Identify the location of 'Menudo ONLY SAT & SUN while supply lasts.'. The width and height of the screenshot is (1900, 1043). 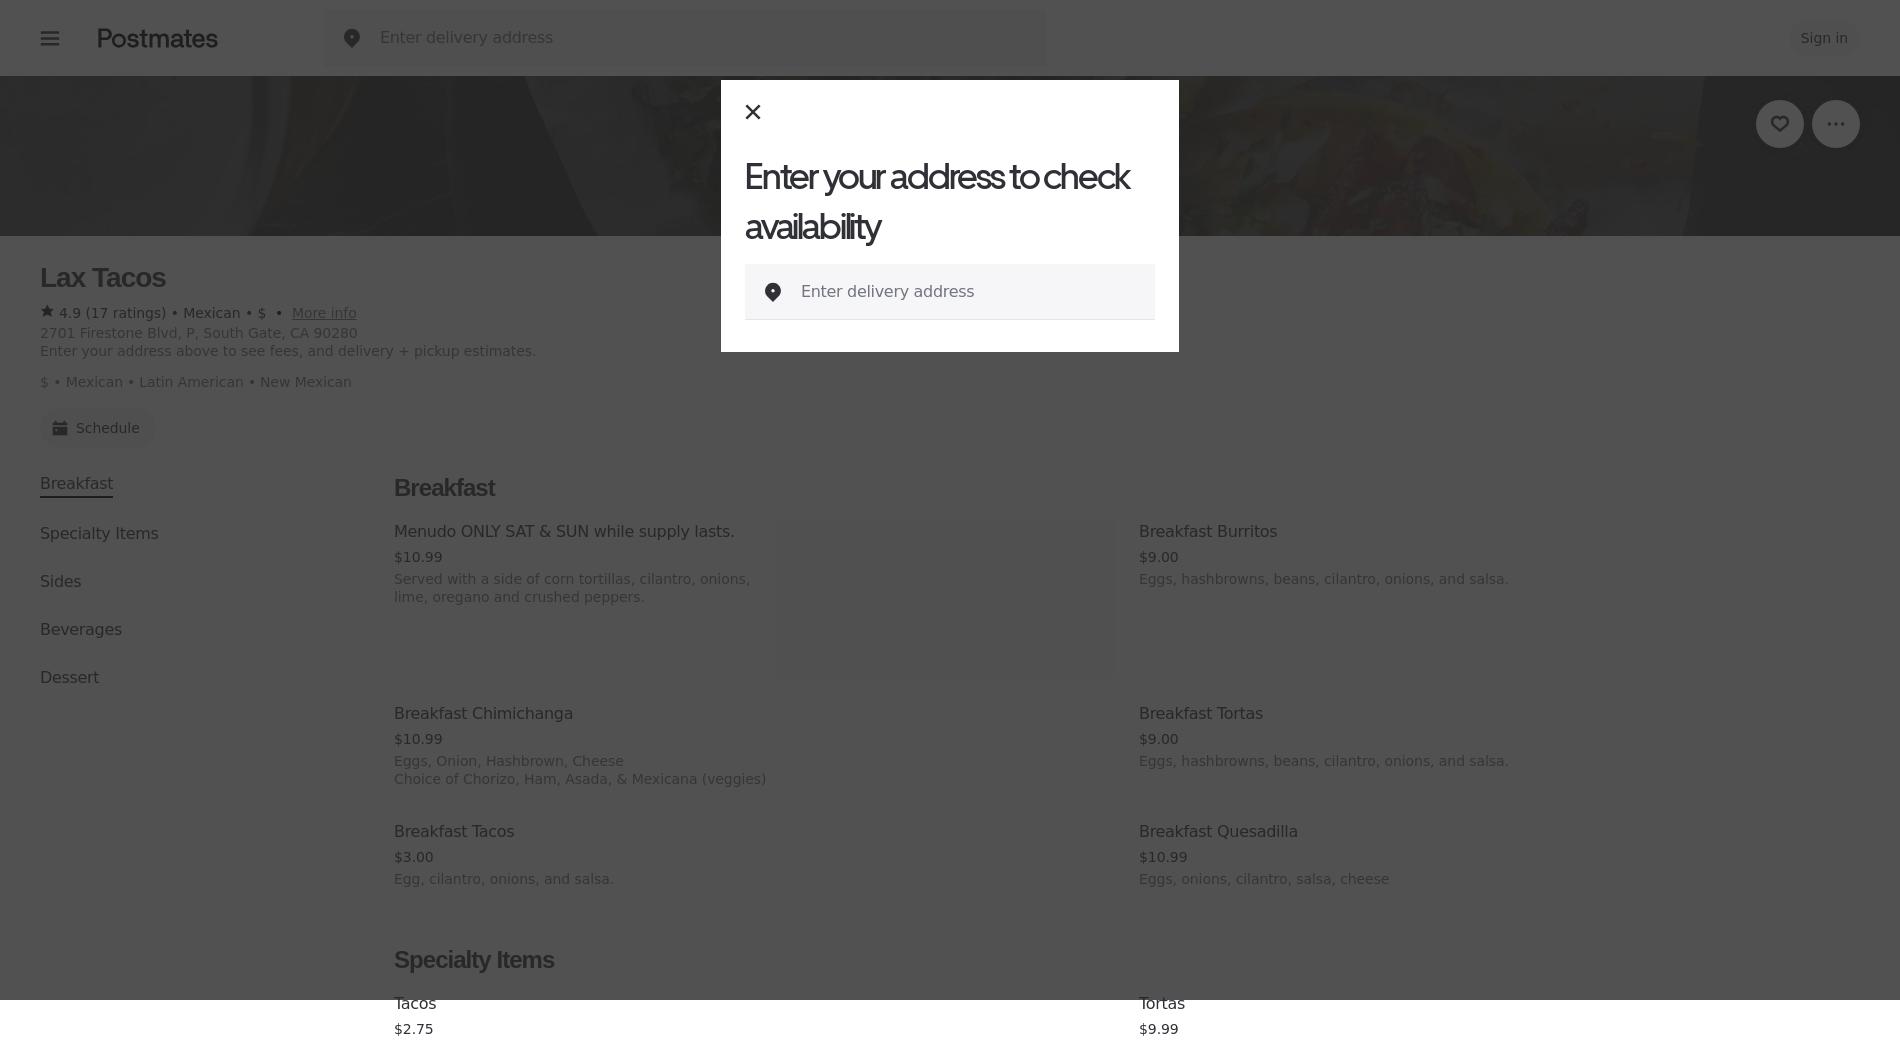
(393, 531).